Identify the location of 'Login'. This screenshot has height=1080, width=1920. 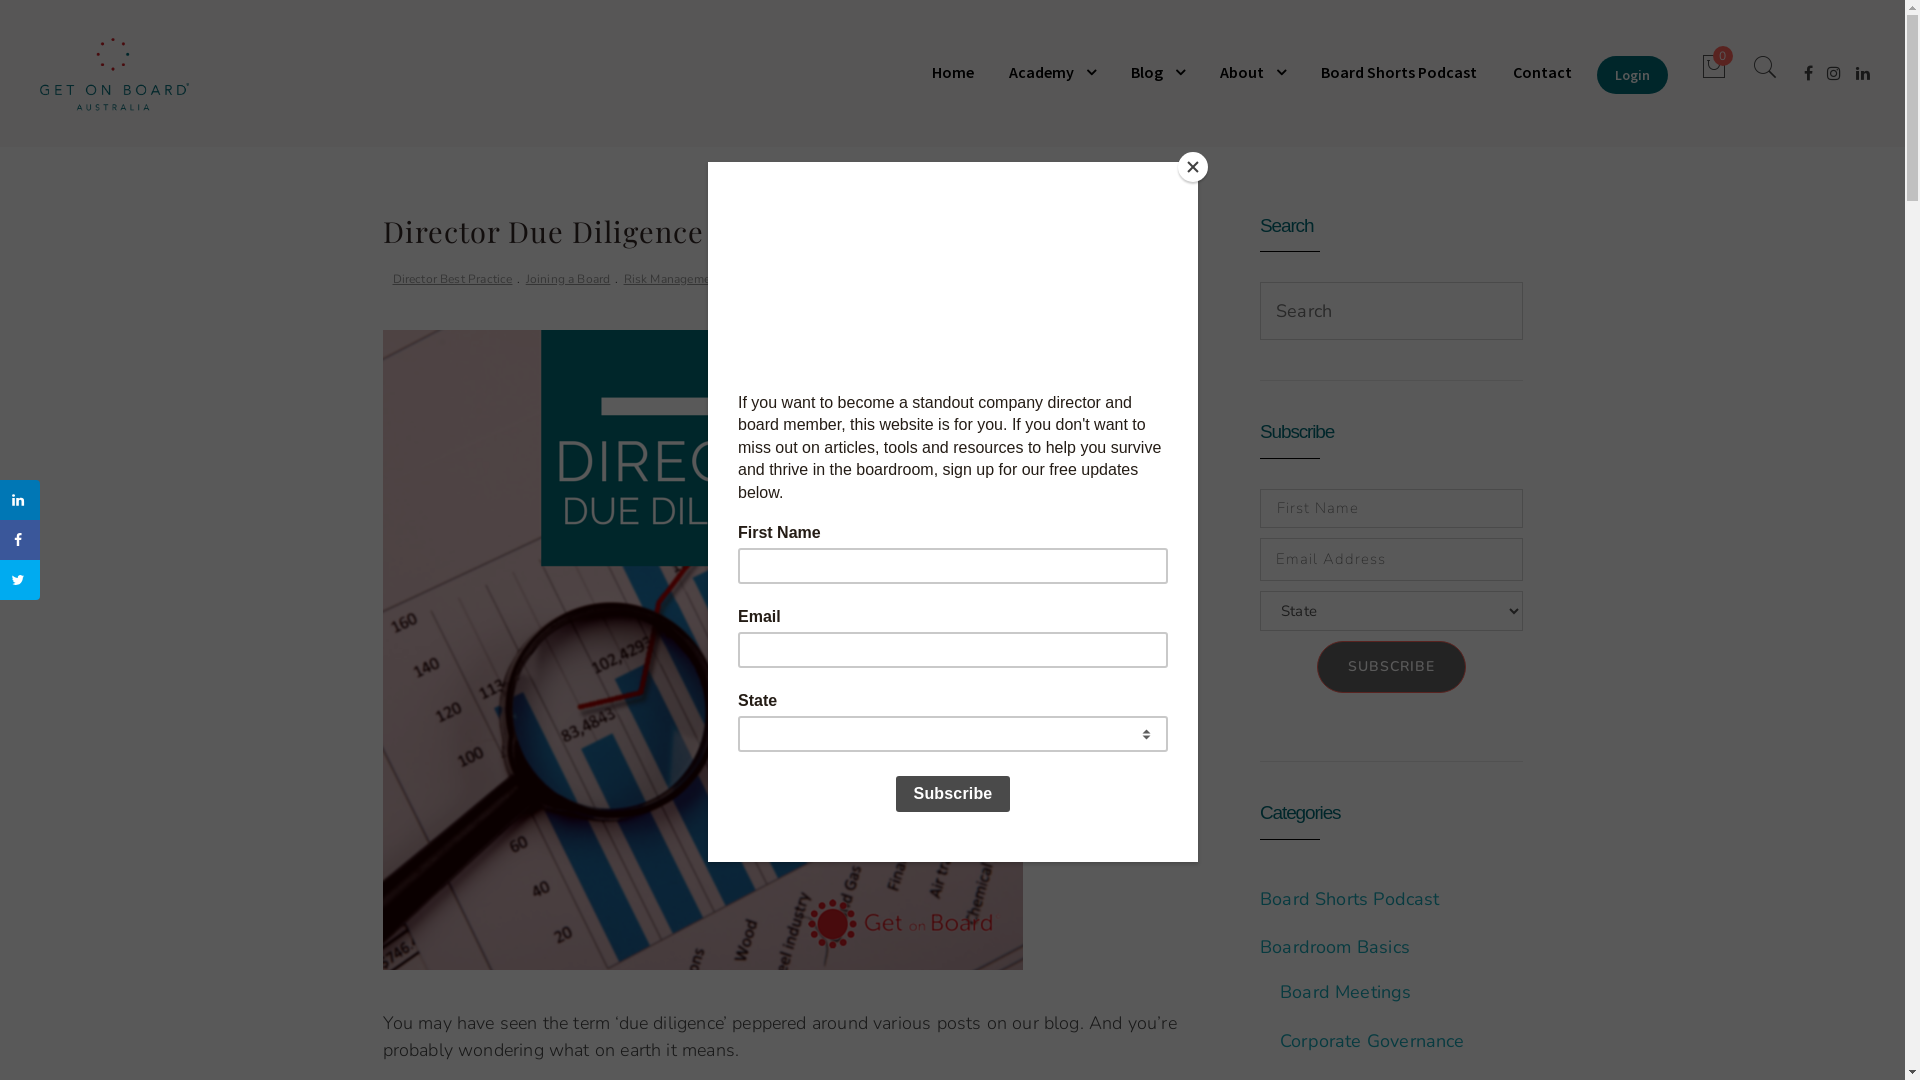
(1632, 73).